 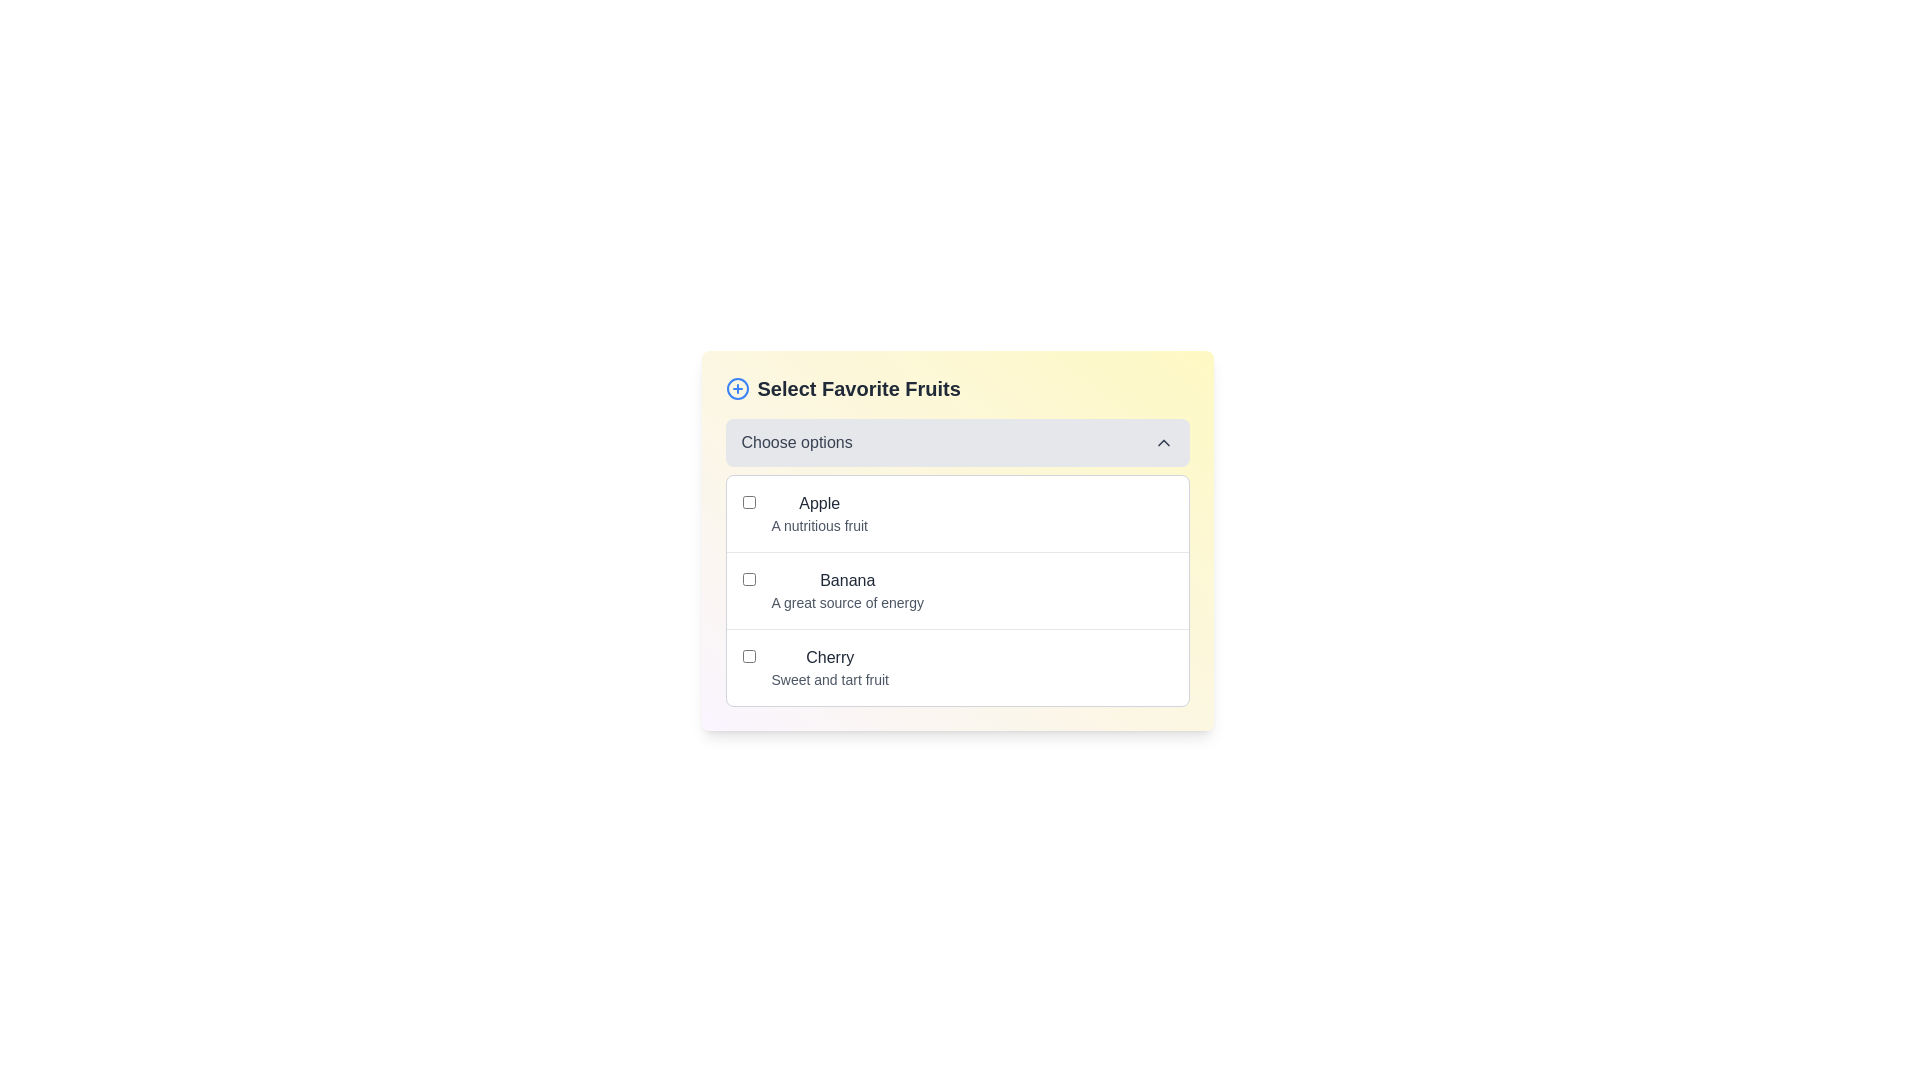 What do you see at coordinates (956, 512) in the screenshot?
I see `the first selectable list item with a checkbox and descriptive text 'Apple' located below the header 'Choose options'` at bounding box center [956, 512].